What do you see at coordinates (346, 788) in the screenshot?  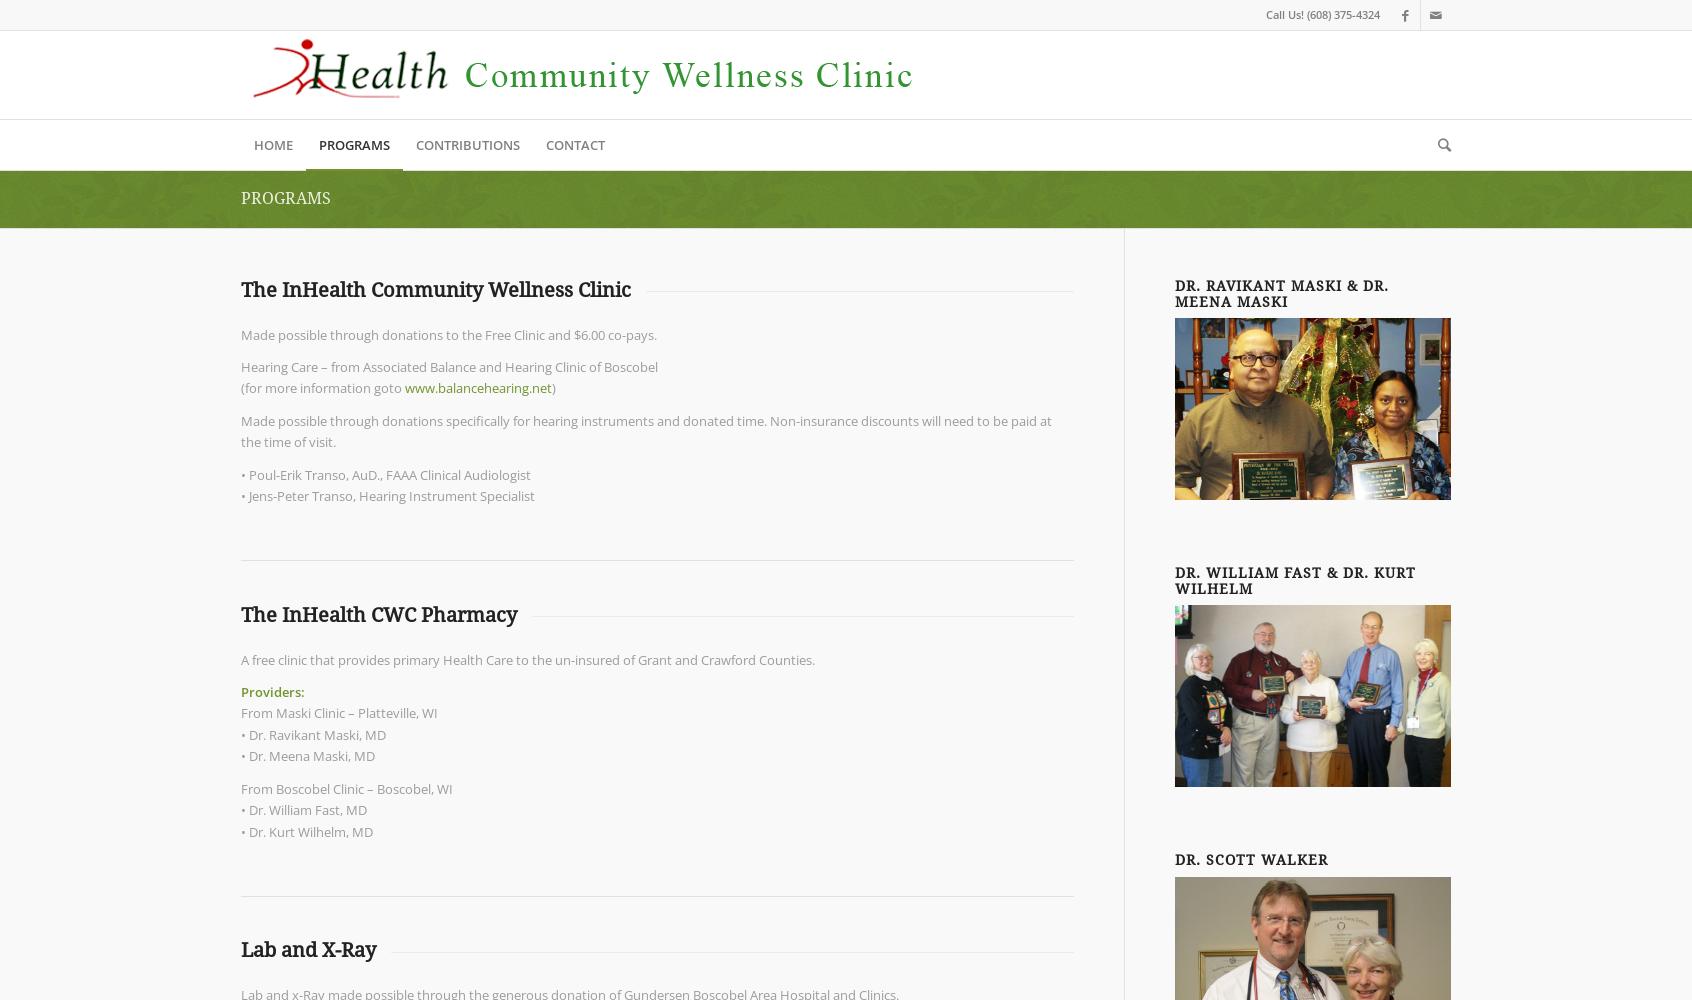 I see `'From Boscobel Clinic – Boscobel, WI'` at bounding box center [346, 788].